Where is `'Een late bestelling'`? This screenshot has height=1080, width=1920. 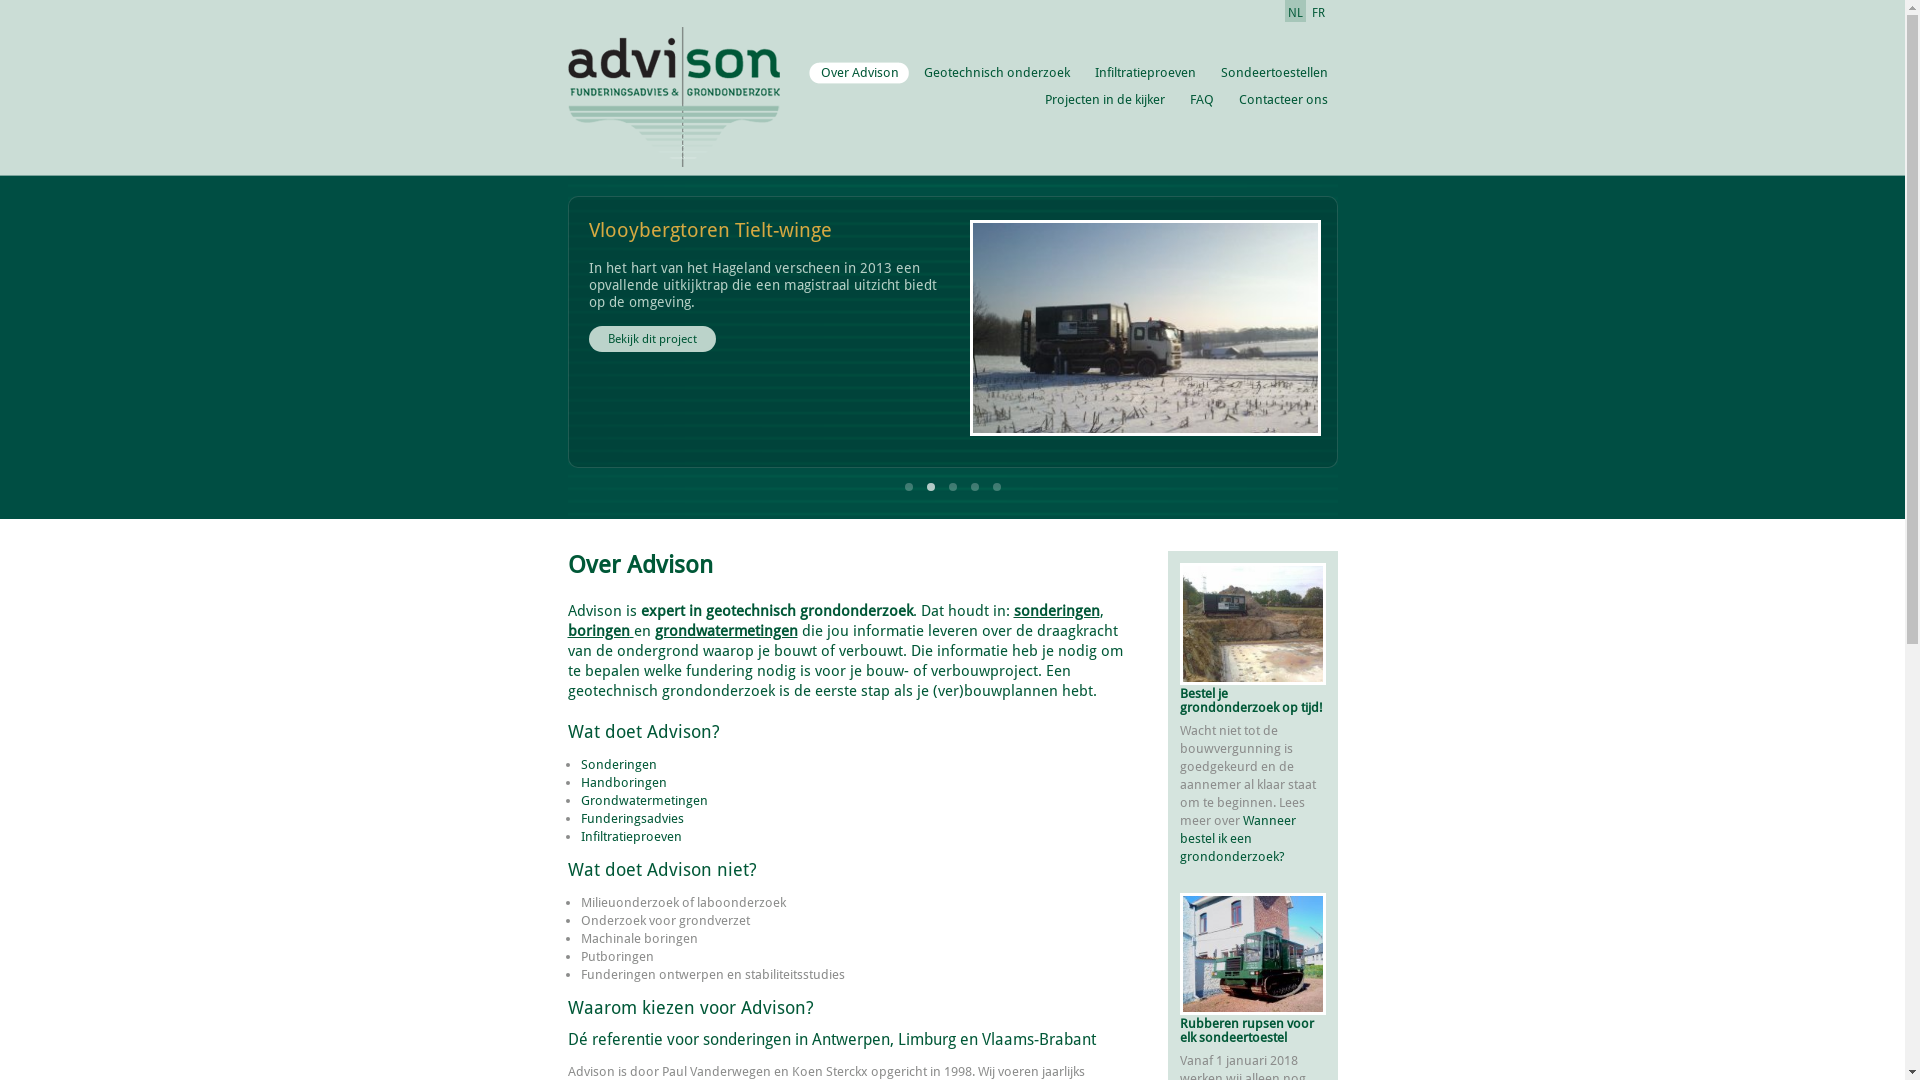
'Een late bestelling' is located at coordinates (1251, 623).